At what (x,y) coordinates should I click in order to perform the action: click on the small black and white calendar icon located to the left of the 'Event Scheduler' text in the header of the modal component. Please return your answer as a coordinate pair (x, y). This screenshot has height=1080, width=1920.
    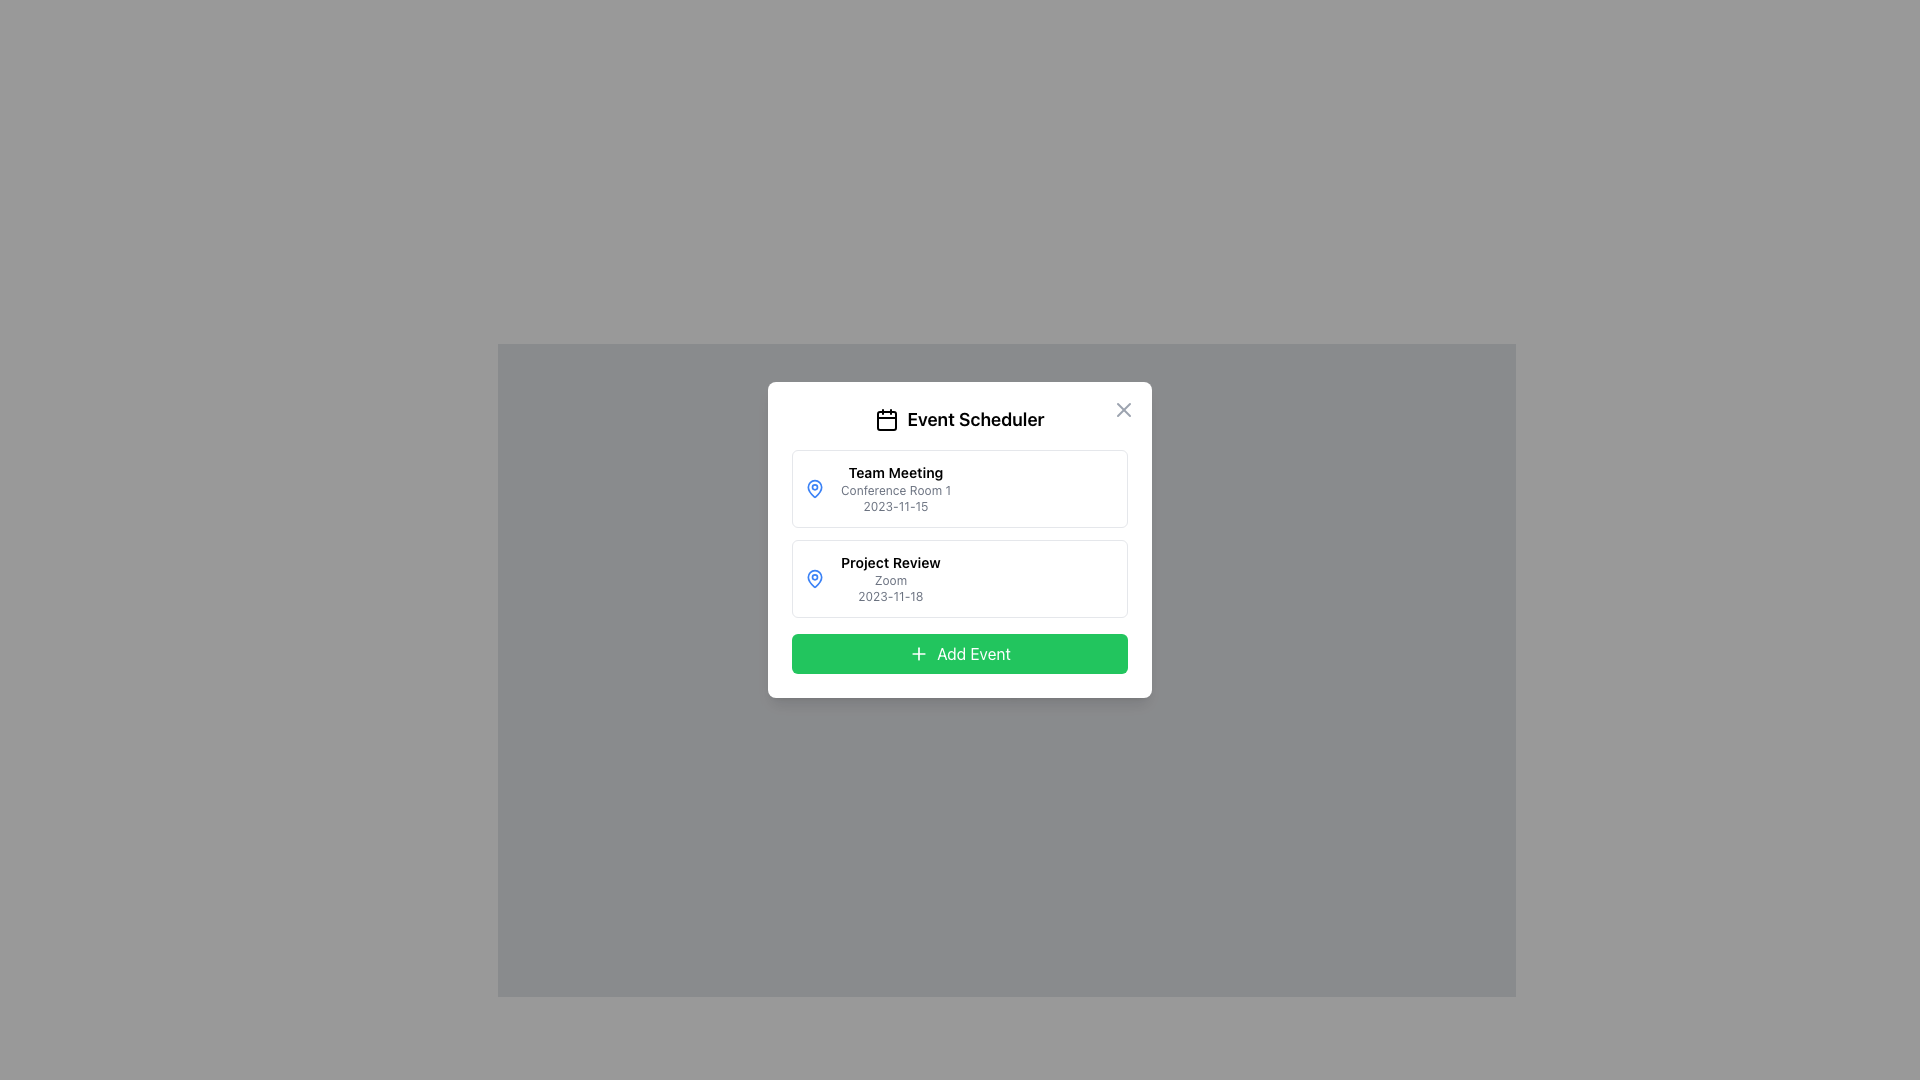
    Looking at the image, I should click on (886, 419).